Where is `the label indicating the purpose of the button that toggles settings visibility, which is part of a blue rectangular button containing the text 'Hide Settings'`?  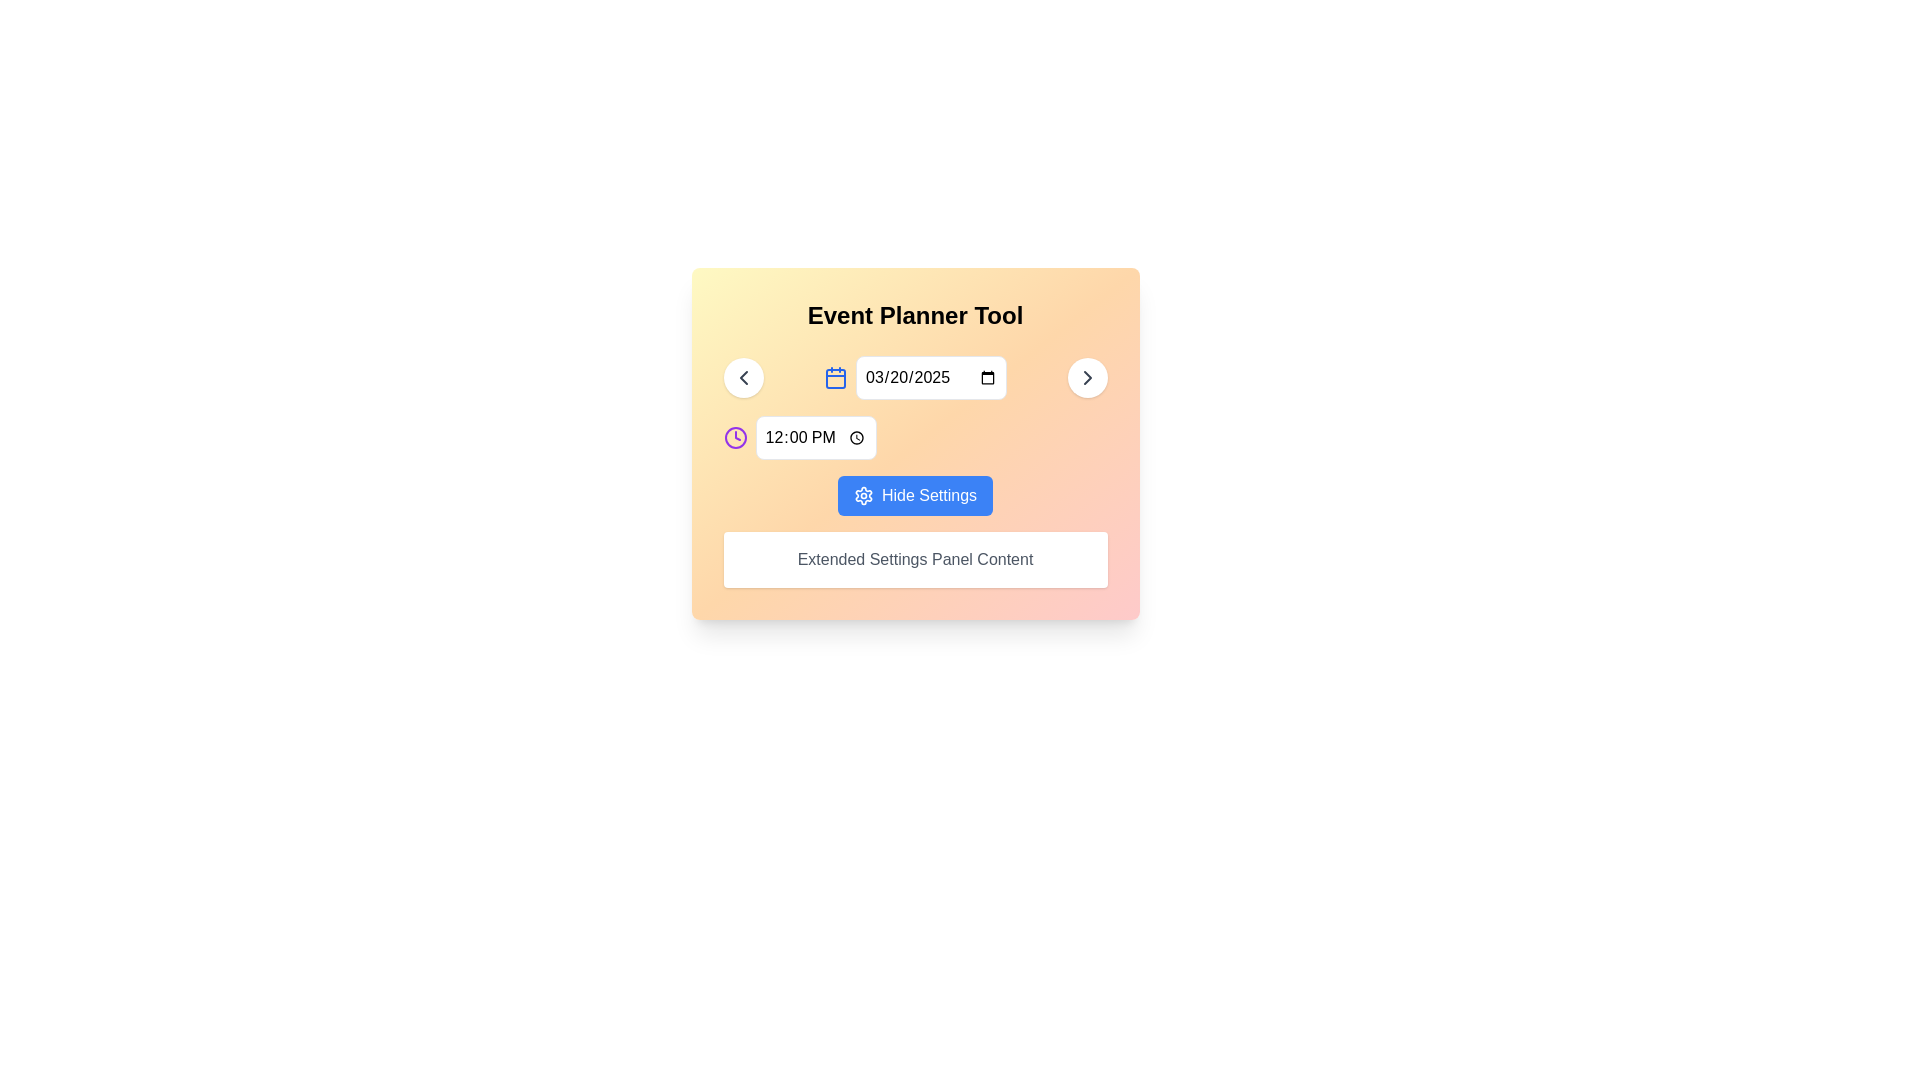 the label indicating the purpose of the button that toggles settings visibility, which is part of a blue rectangular button containing the text 'Hide Settings' is located at coordinates (928, 495).